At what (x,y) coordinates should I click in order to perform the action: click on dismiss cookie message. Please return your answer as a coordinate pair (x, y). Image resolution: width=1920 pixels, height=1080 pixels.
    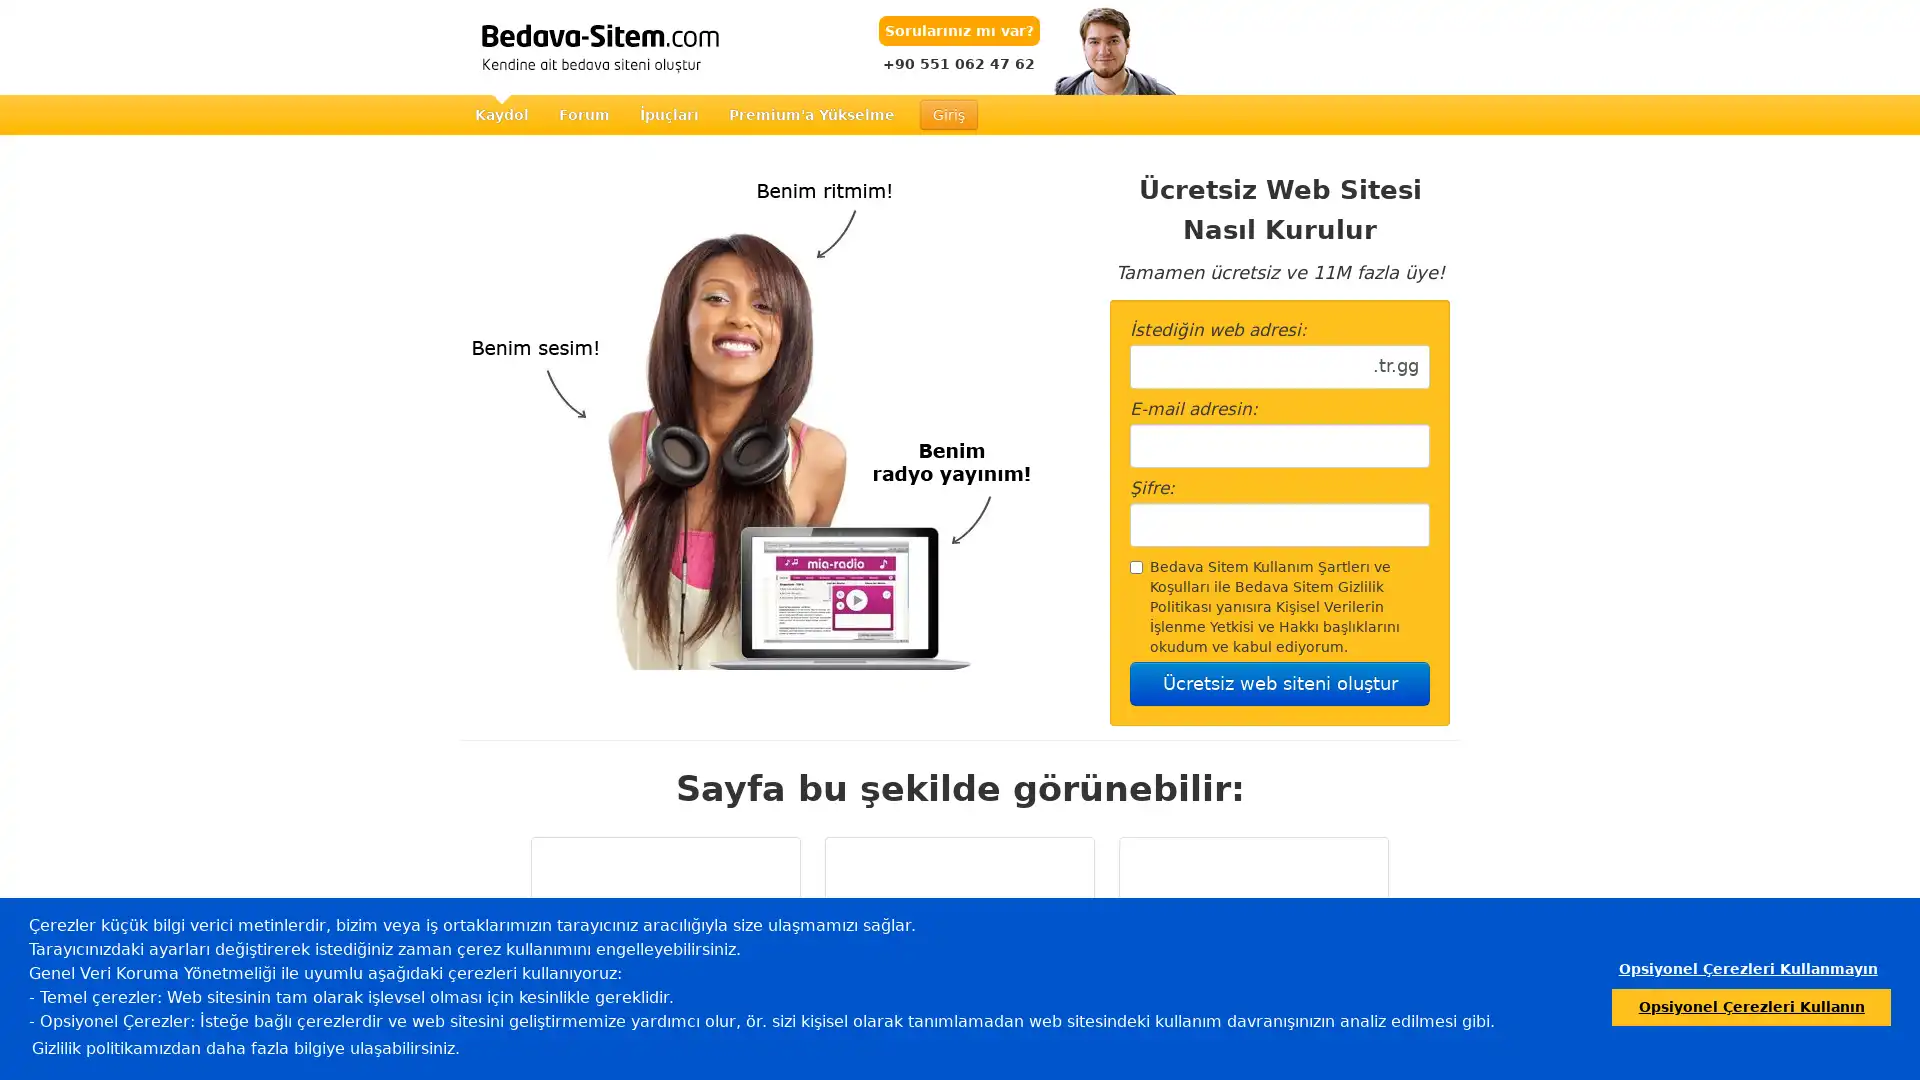
    Looking at the image, I should click on (1746, 968).